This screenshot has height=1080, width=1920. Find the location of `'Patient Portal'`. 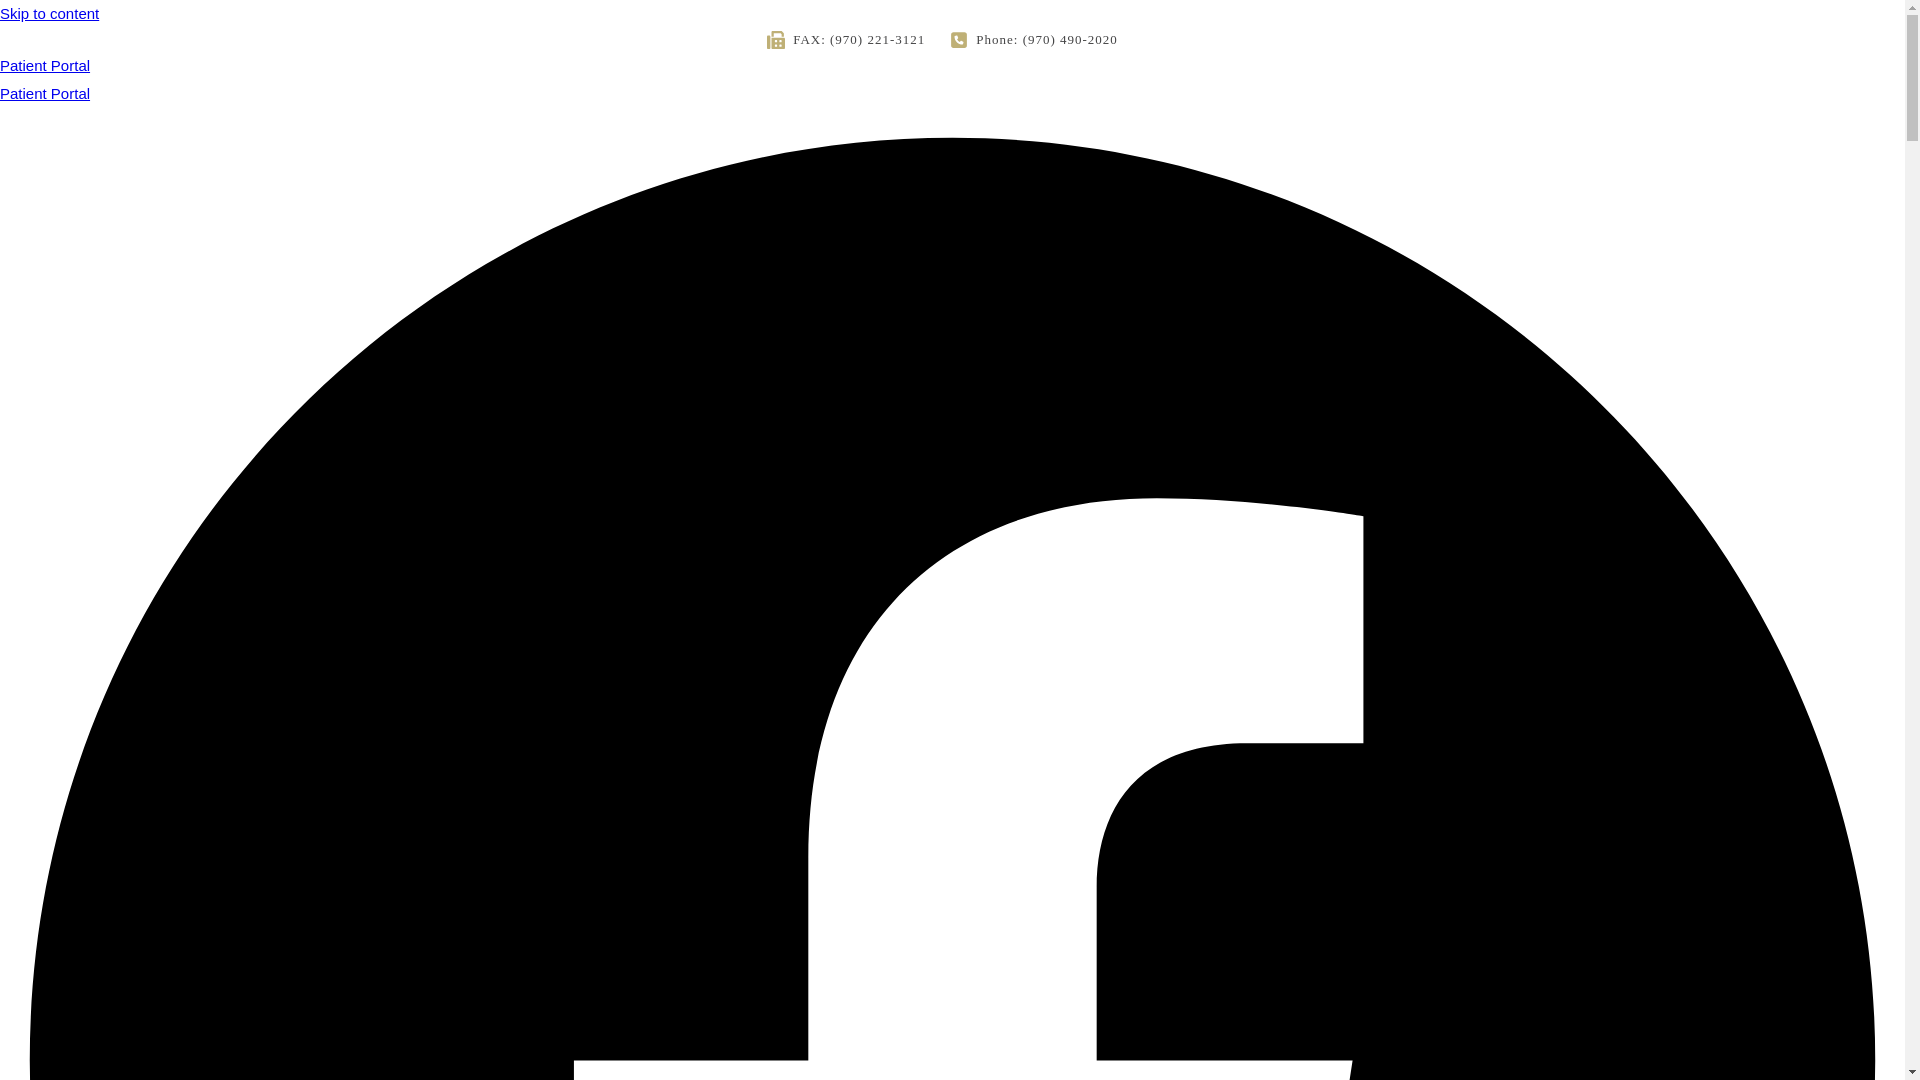

'Patient Portal' is located at coordinates (951, 76).